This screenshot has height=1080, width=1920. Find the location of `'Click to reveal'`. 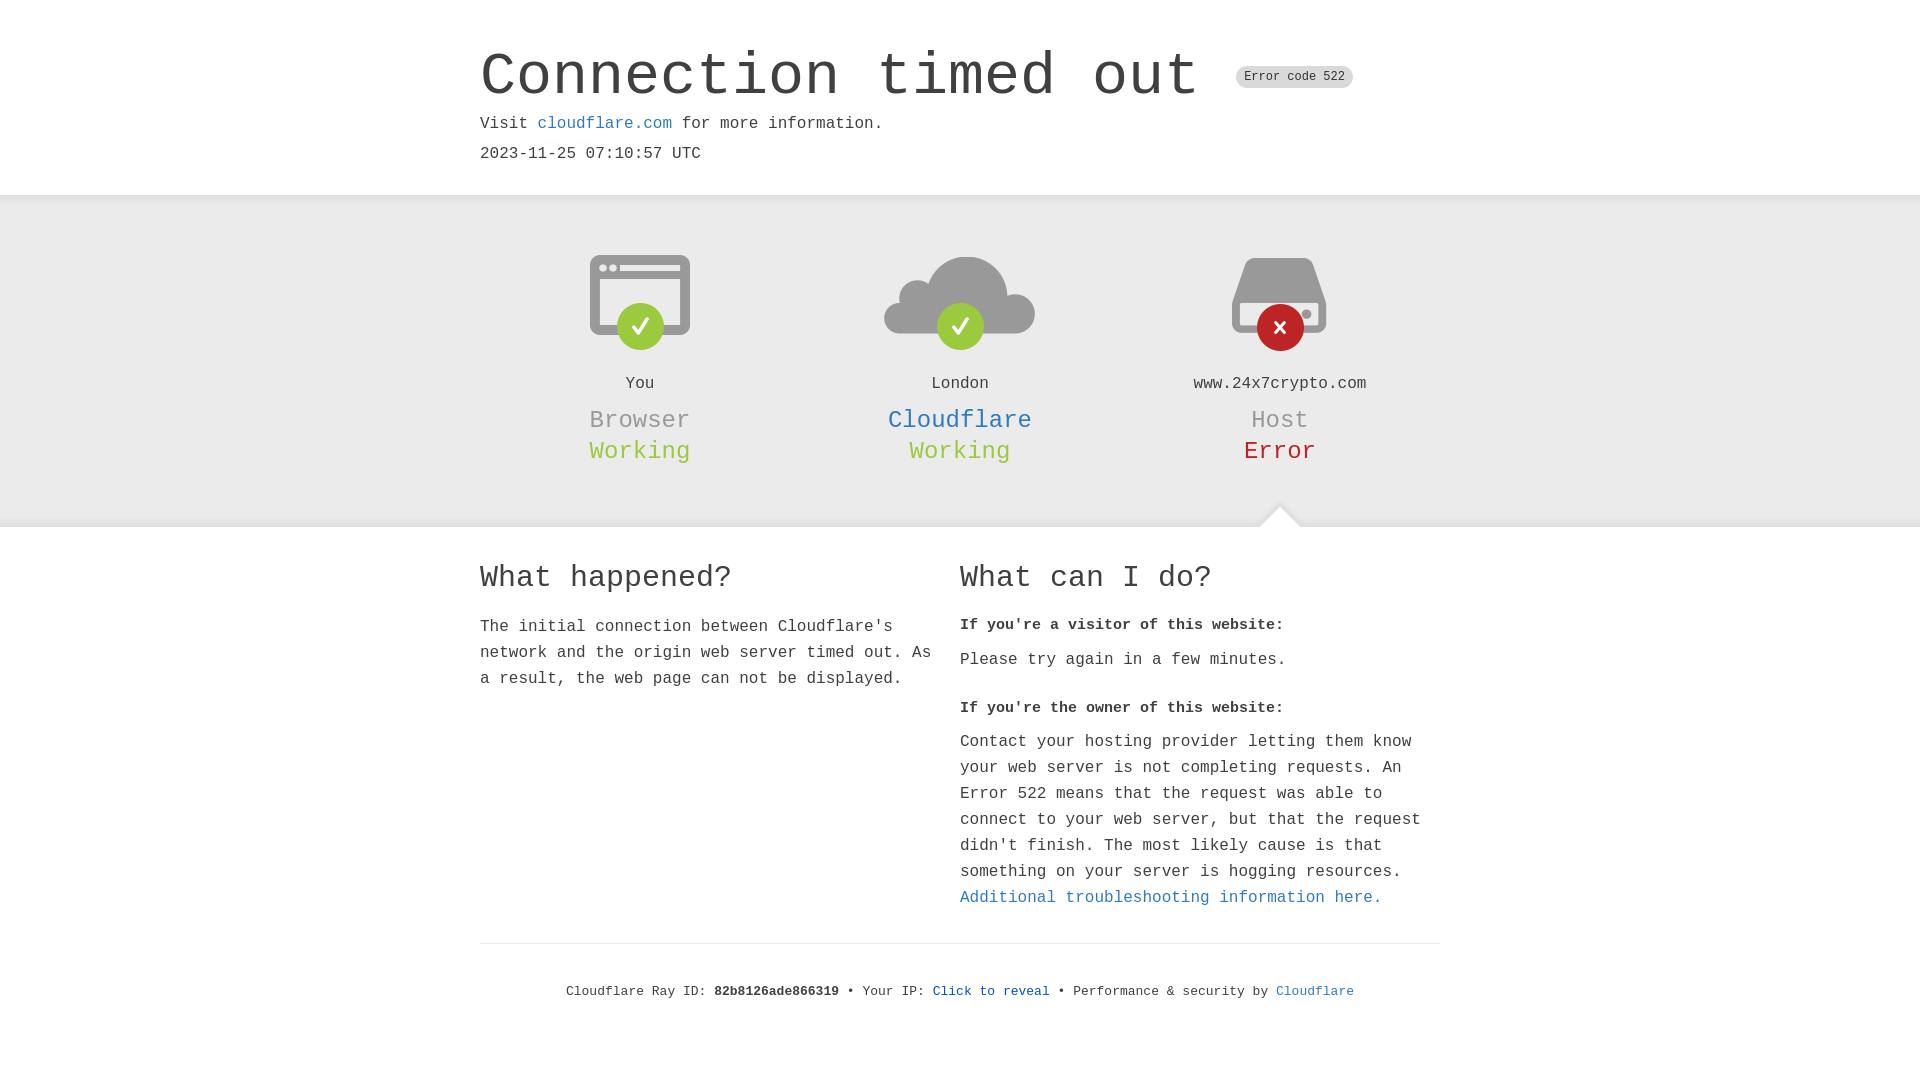

'Click to reveal' is located at coordinates (991, 991).